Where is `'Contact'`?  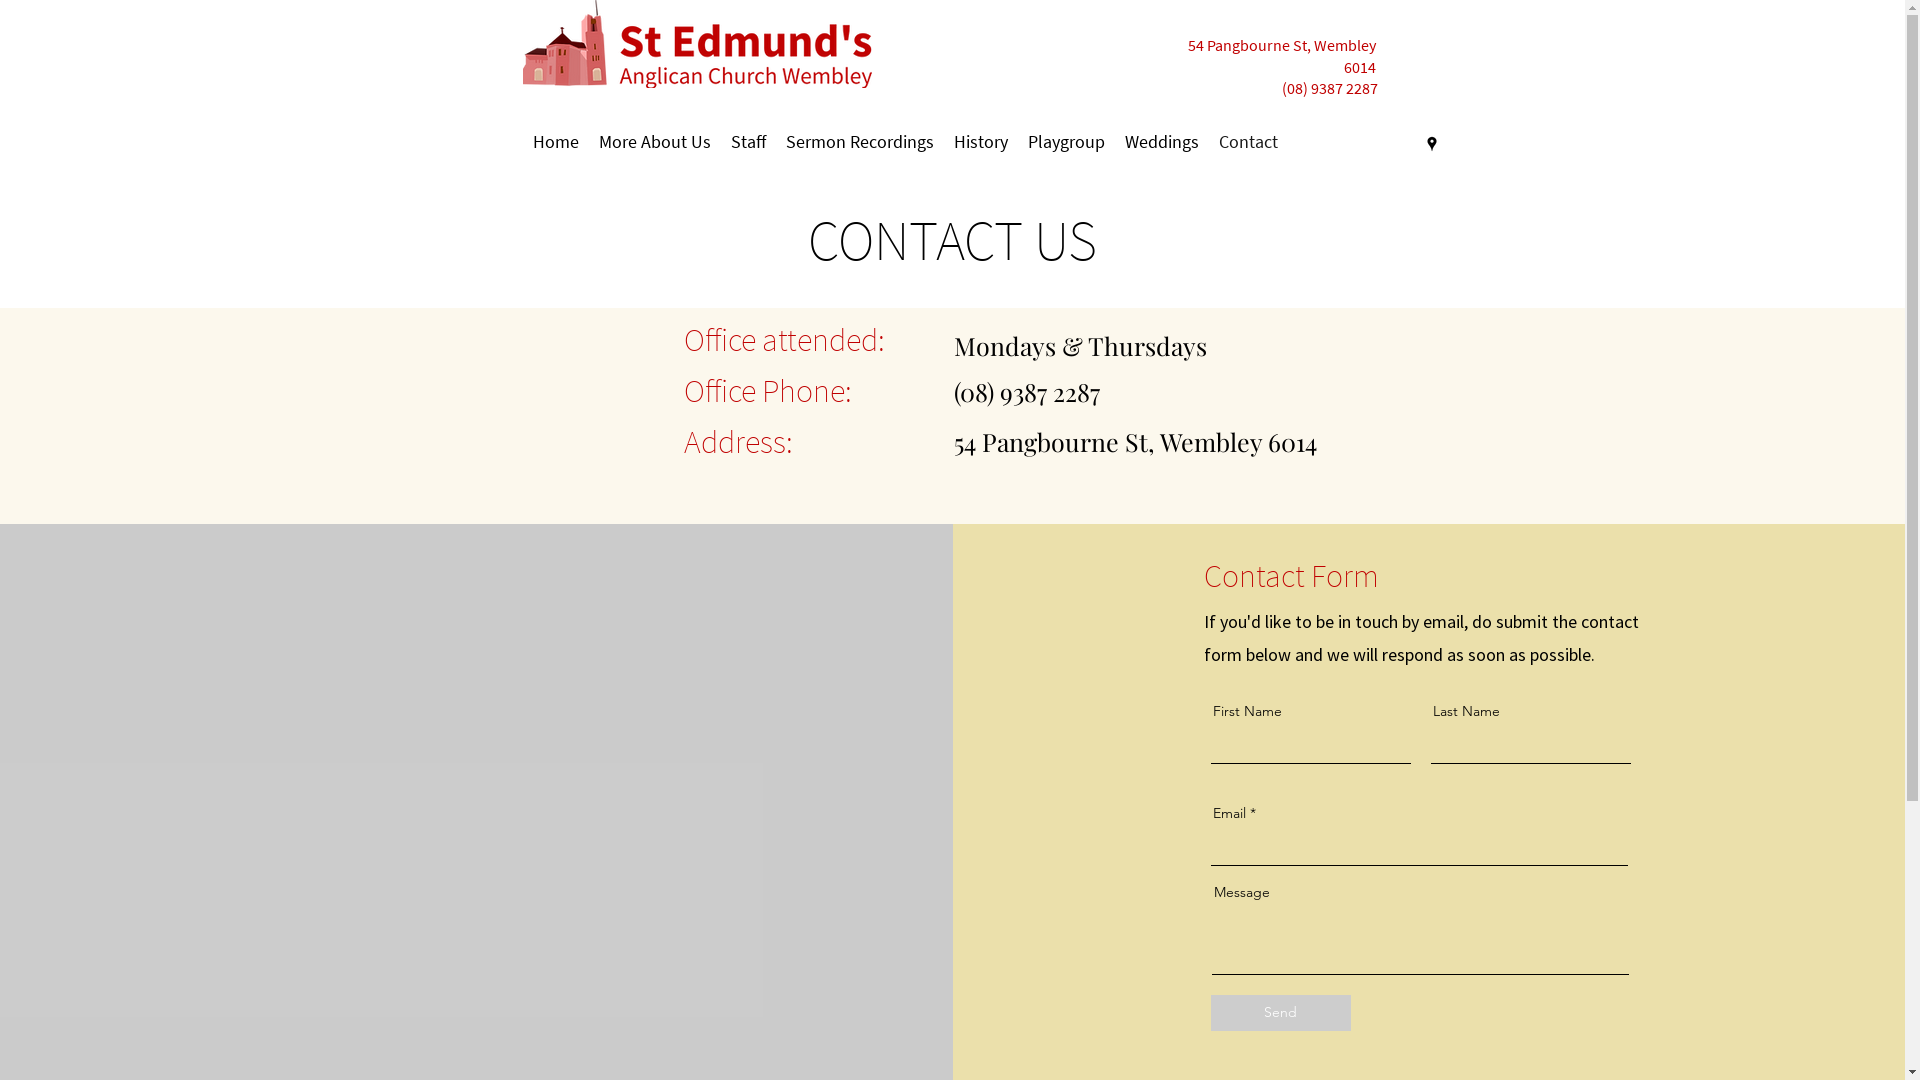 'Contact' is located at coordinates (1246, 141).